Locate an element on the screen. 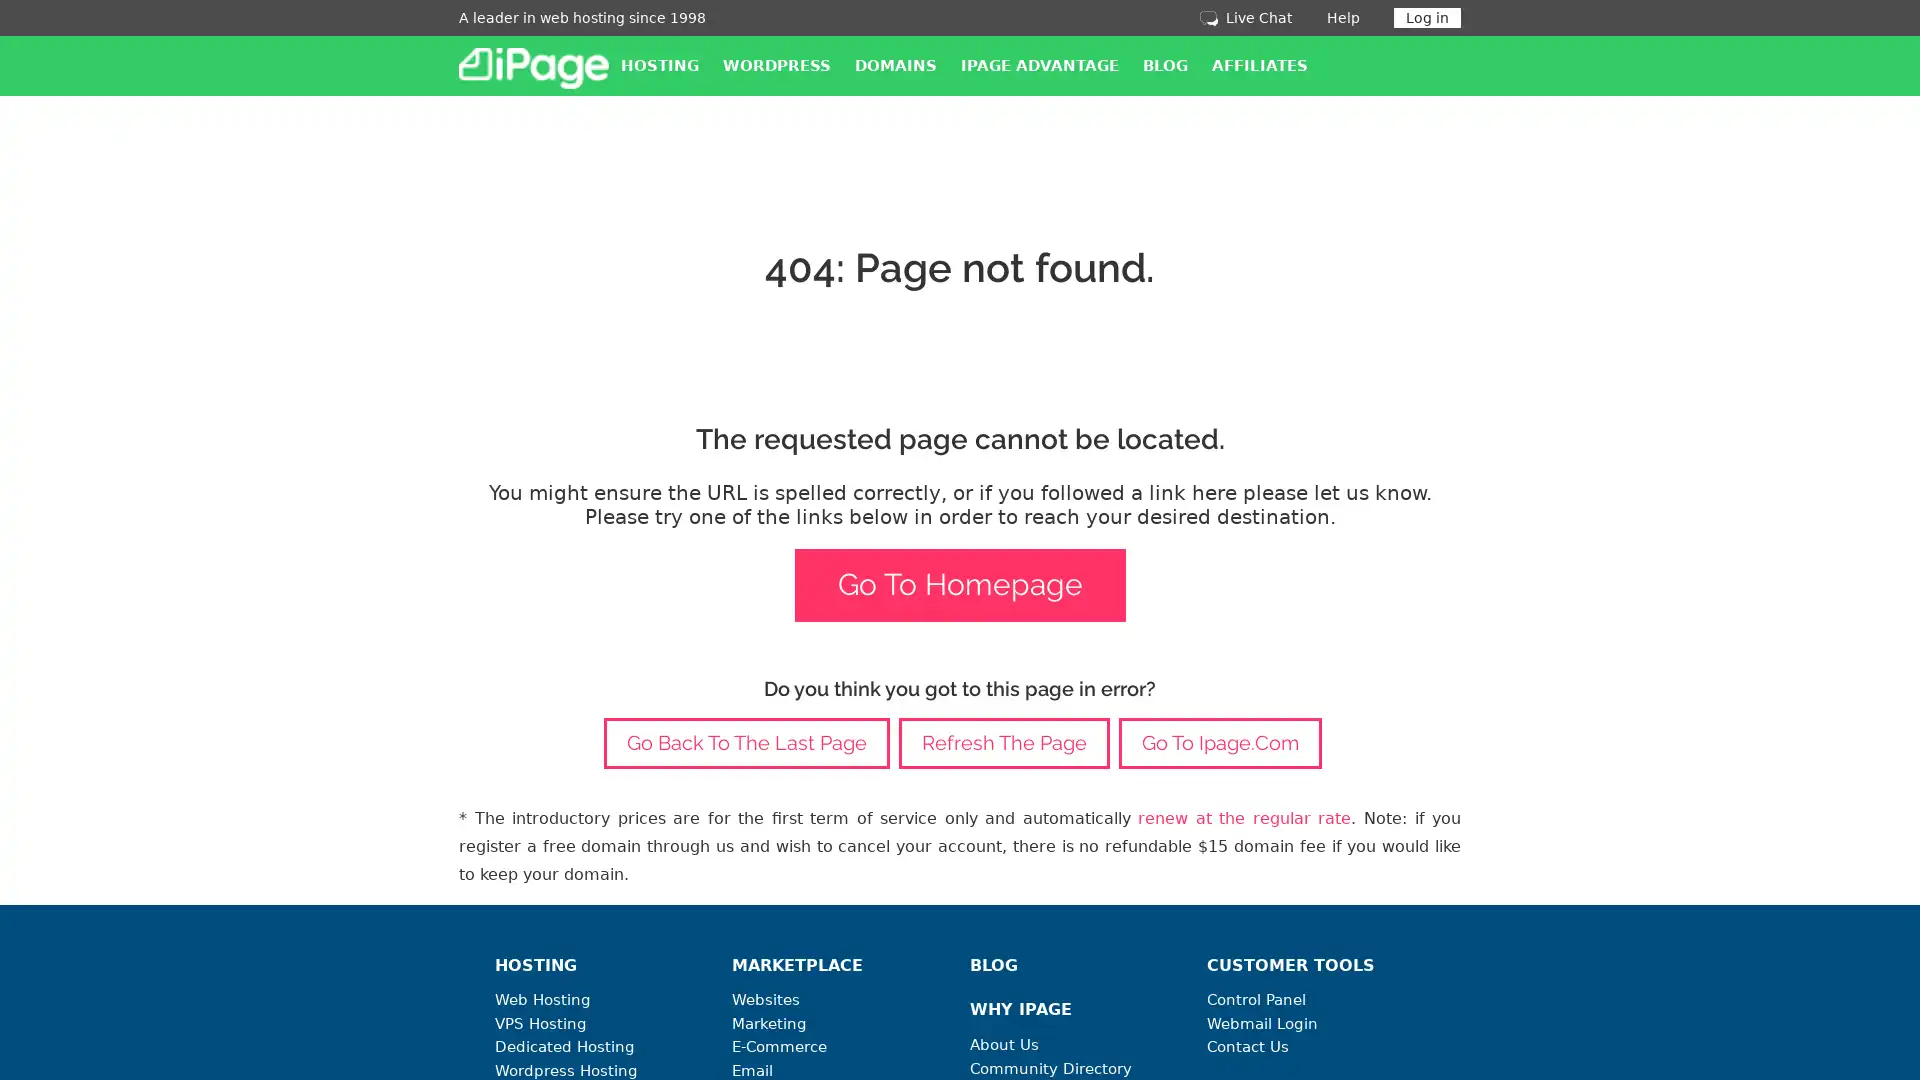  Got It is located at coordinates (203, 948).